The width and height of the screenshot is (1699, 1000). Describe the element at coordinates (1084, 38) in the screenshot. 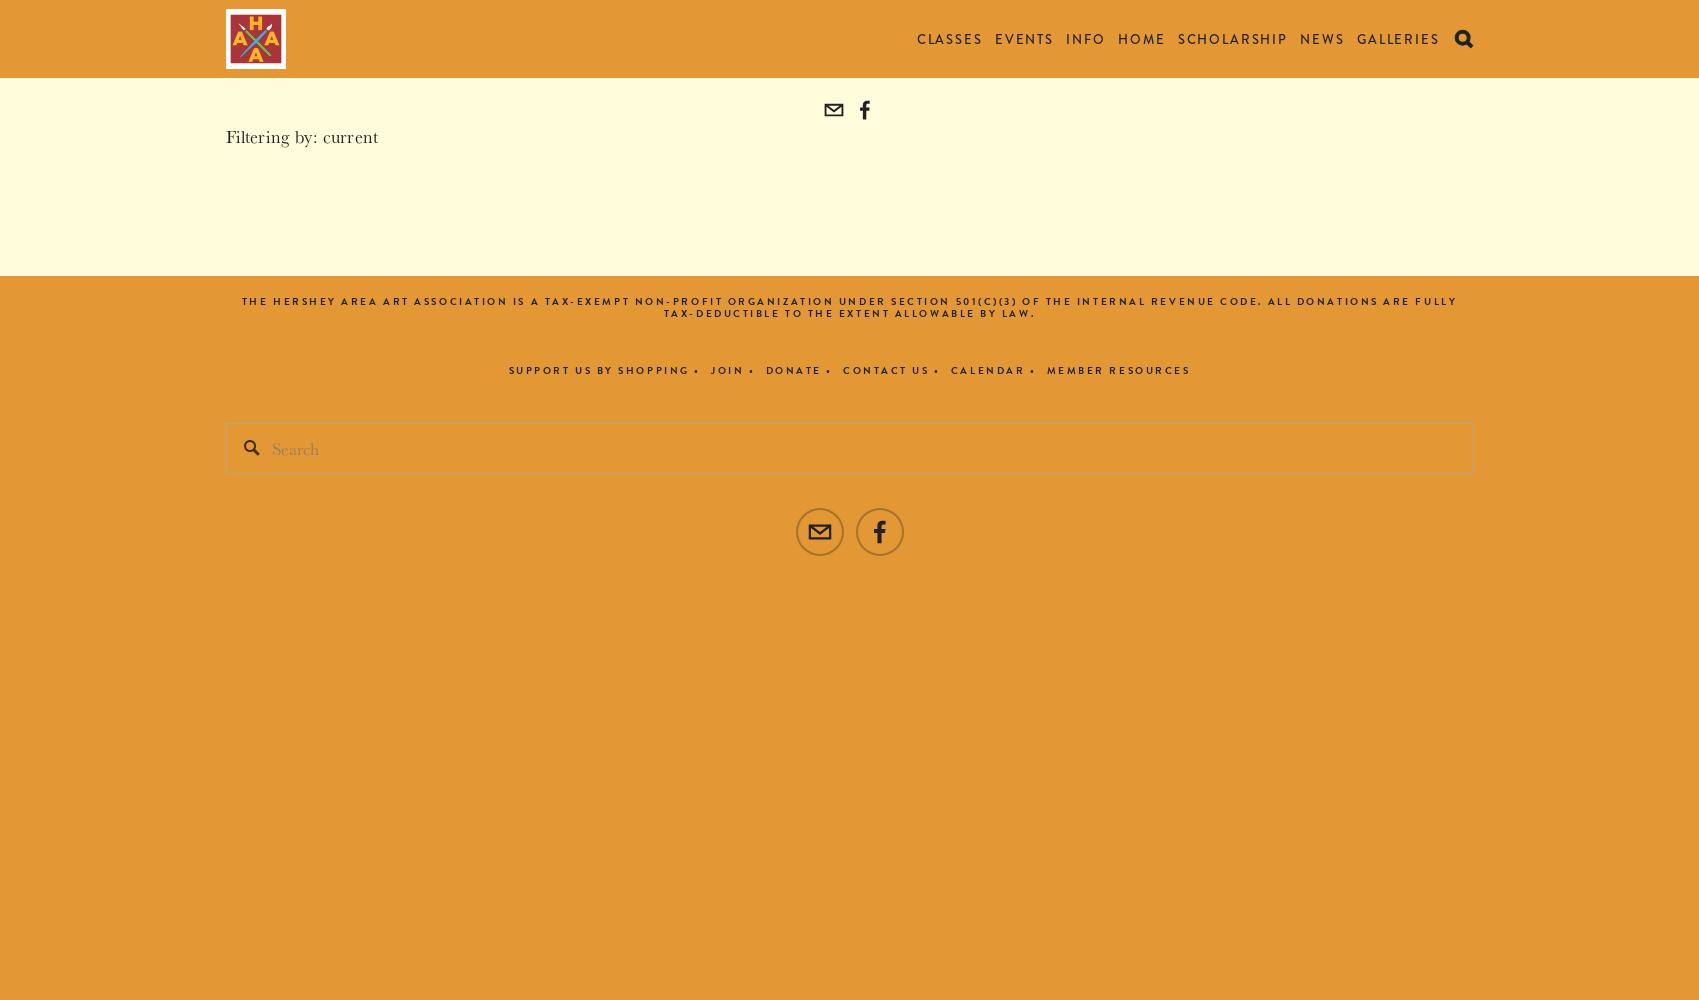

I see `'Info'` at that location.